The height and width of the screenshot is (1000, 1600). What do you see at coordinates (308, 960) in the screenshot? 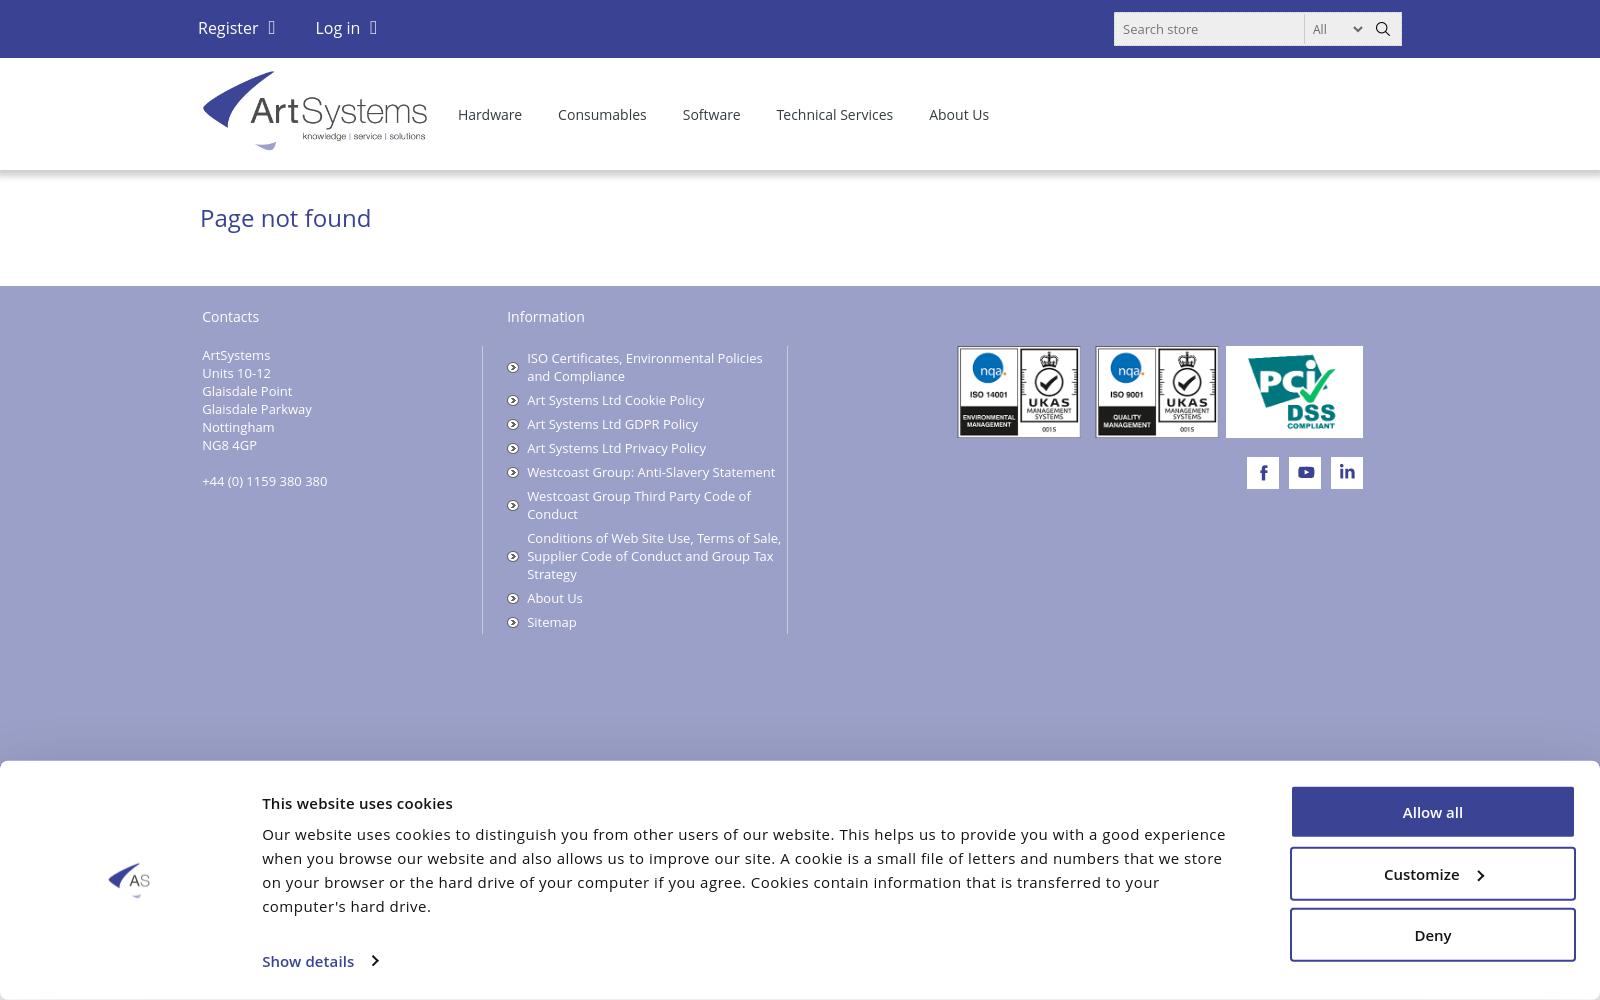
I see `'Show details'` at bounding box center [308, 960].